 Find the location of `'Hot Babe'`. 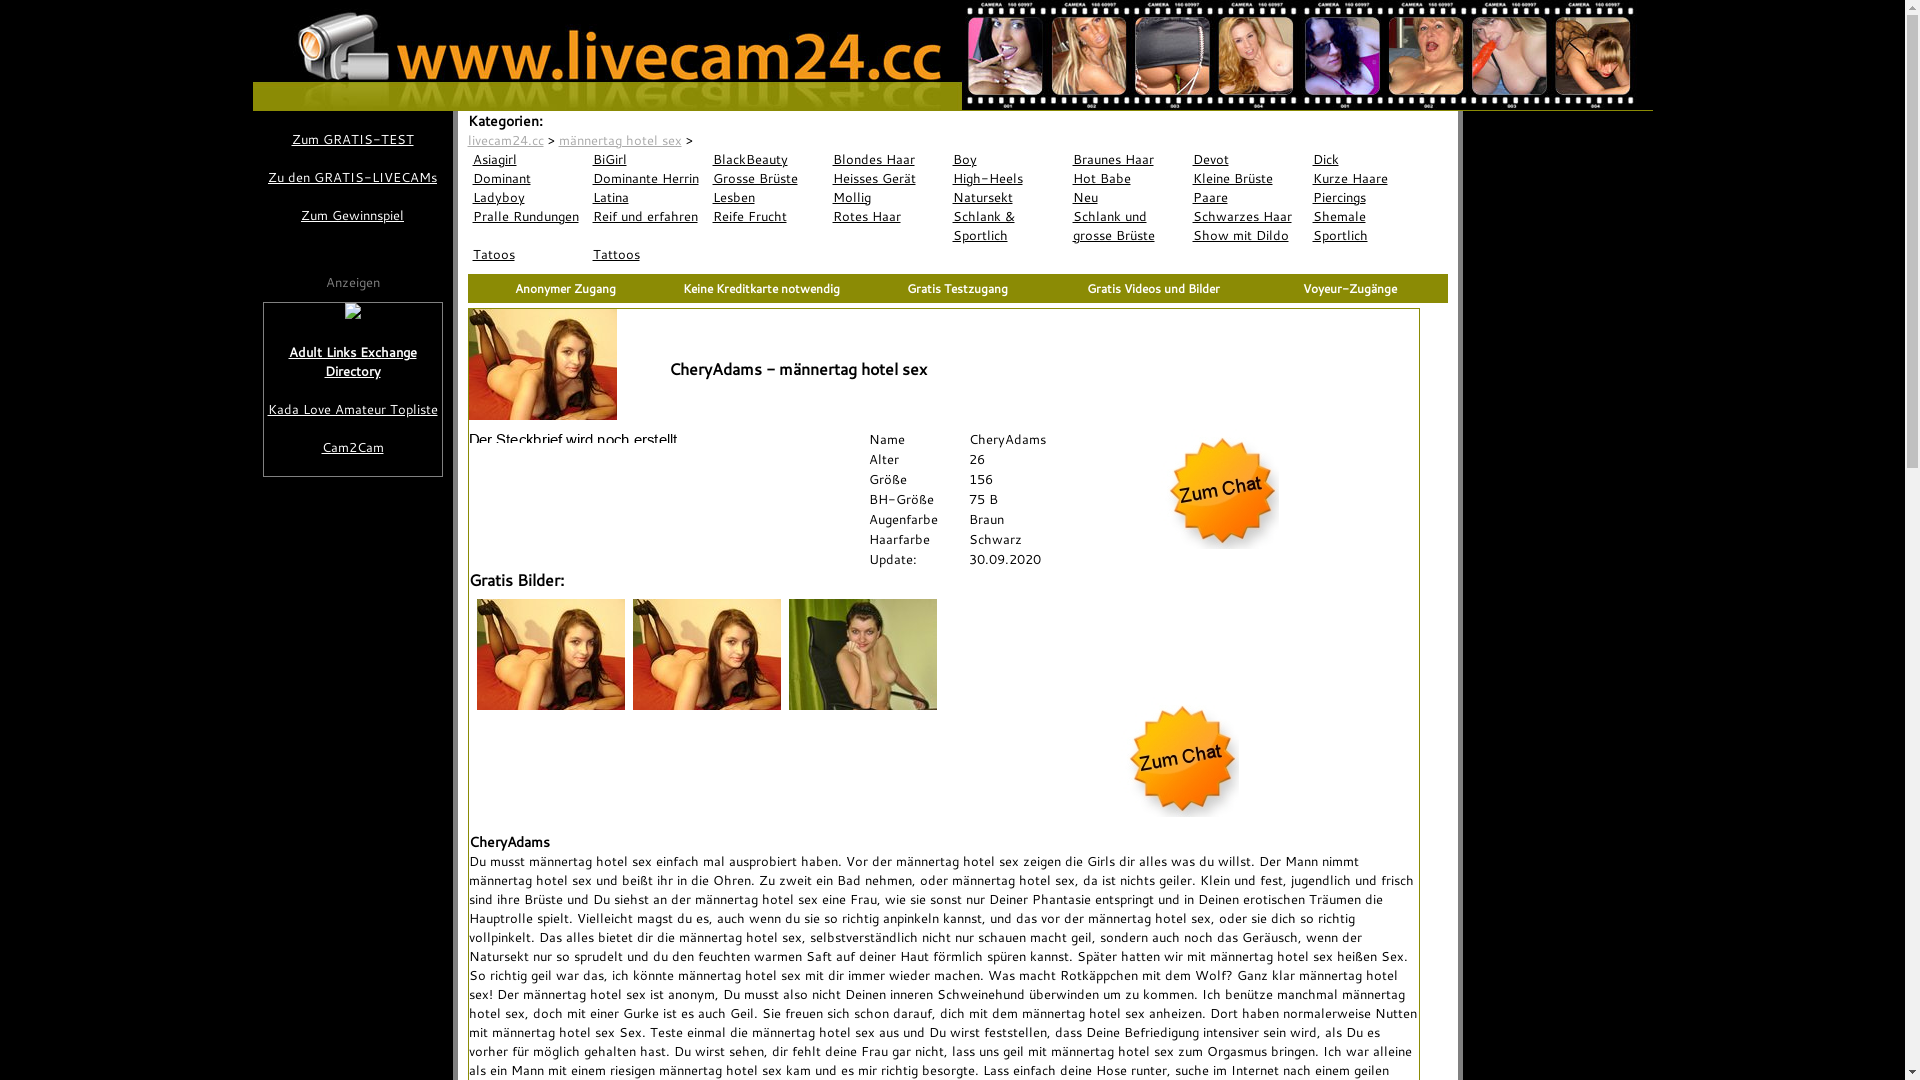

'Hot Babe' is located at coordinates (1067, 177).